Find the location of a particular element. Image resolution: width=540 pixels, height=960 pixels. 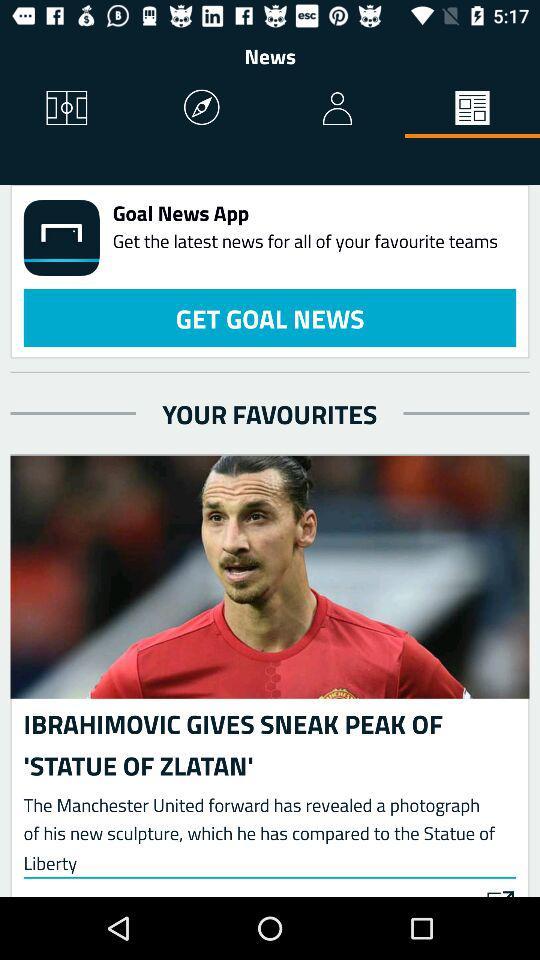

icon below the news item is located at coordinates (67, 109).